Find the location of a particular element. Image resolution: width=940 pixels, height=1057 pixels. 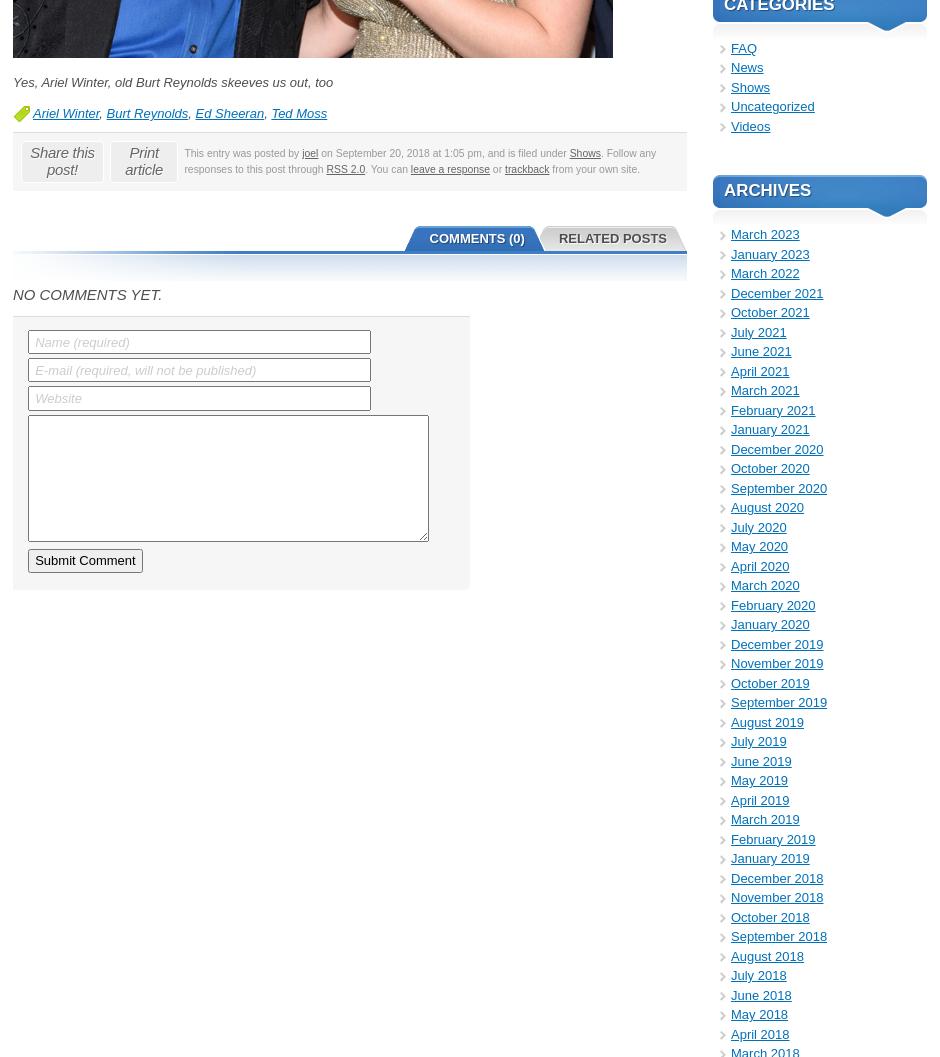

'March 2021' is located at coordinates (763, 389).